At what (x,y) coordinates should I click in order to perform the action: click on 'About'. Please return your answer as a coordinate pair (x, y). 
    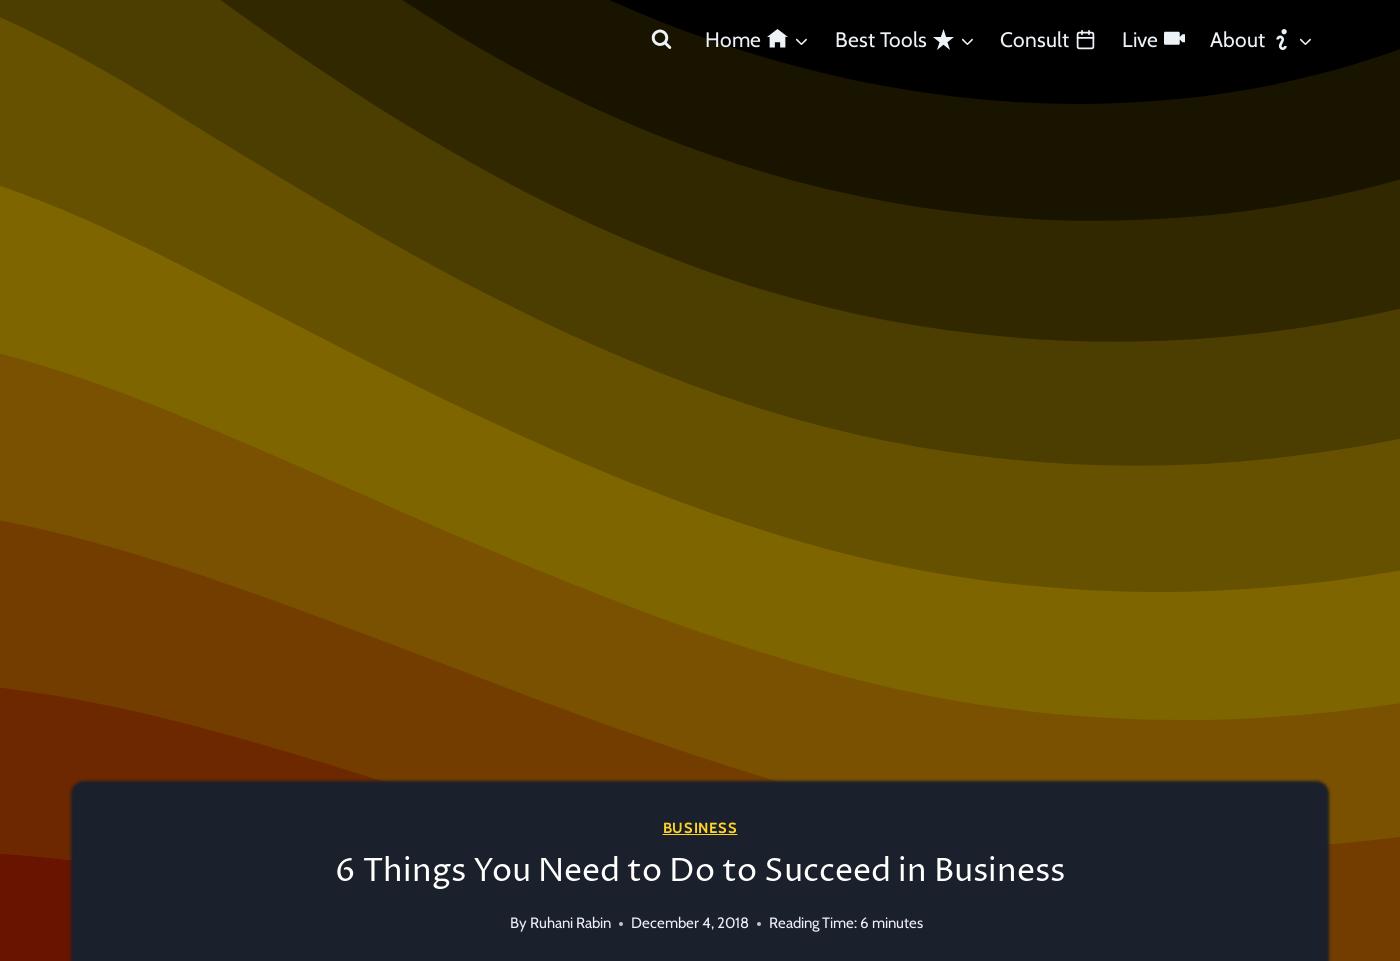
    Looking at the image, I should click on (1210, 38).